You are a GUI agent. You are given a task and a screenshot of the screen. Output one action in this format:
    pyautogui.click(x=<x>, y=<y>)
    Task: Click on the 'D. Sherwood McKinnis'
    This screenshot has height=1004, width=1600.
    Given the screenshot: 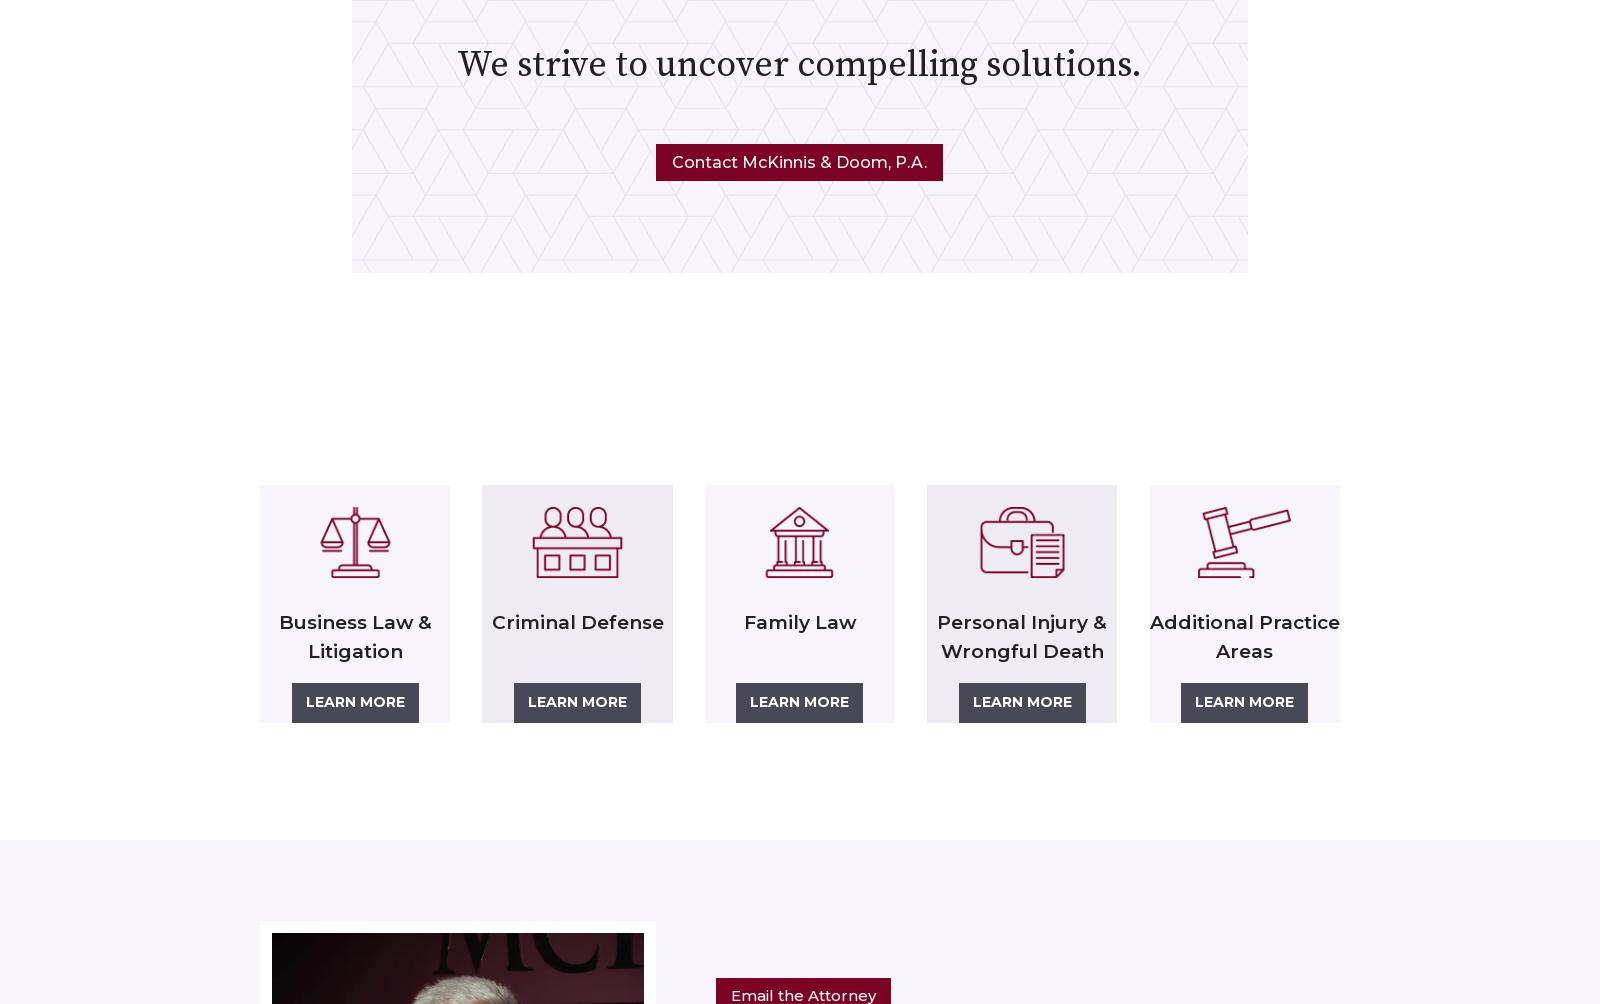 What is the action you would take?
    pyautogui.click(x=894, y=939)
    